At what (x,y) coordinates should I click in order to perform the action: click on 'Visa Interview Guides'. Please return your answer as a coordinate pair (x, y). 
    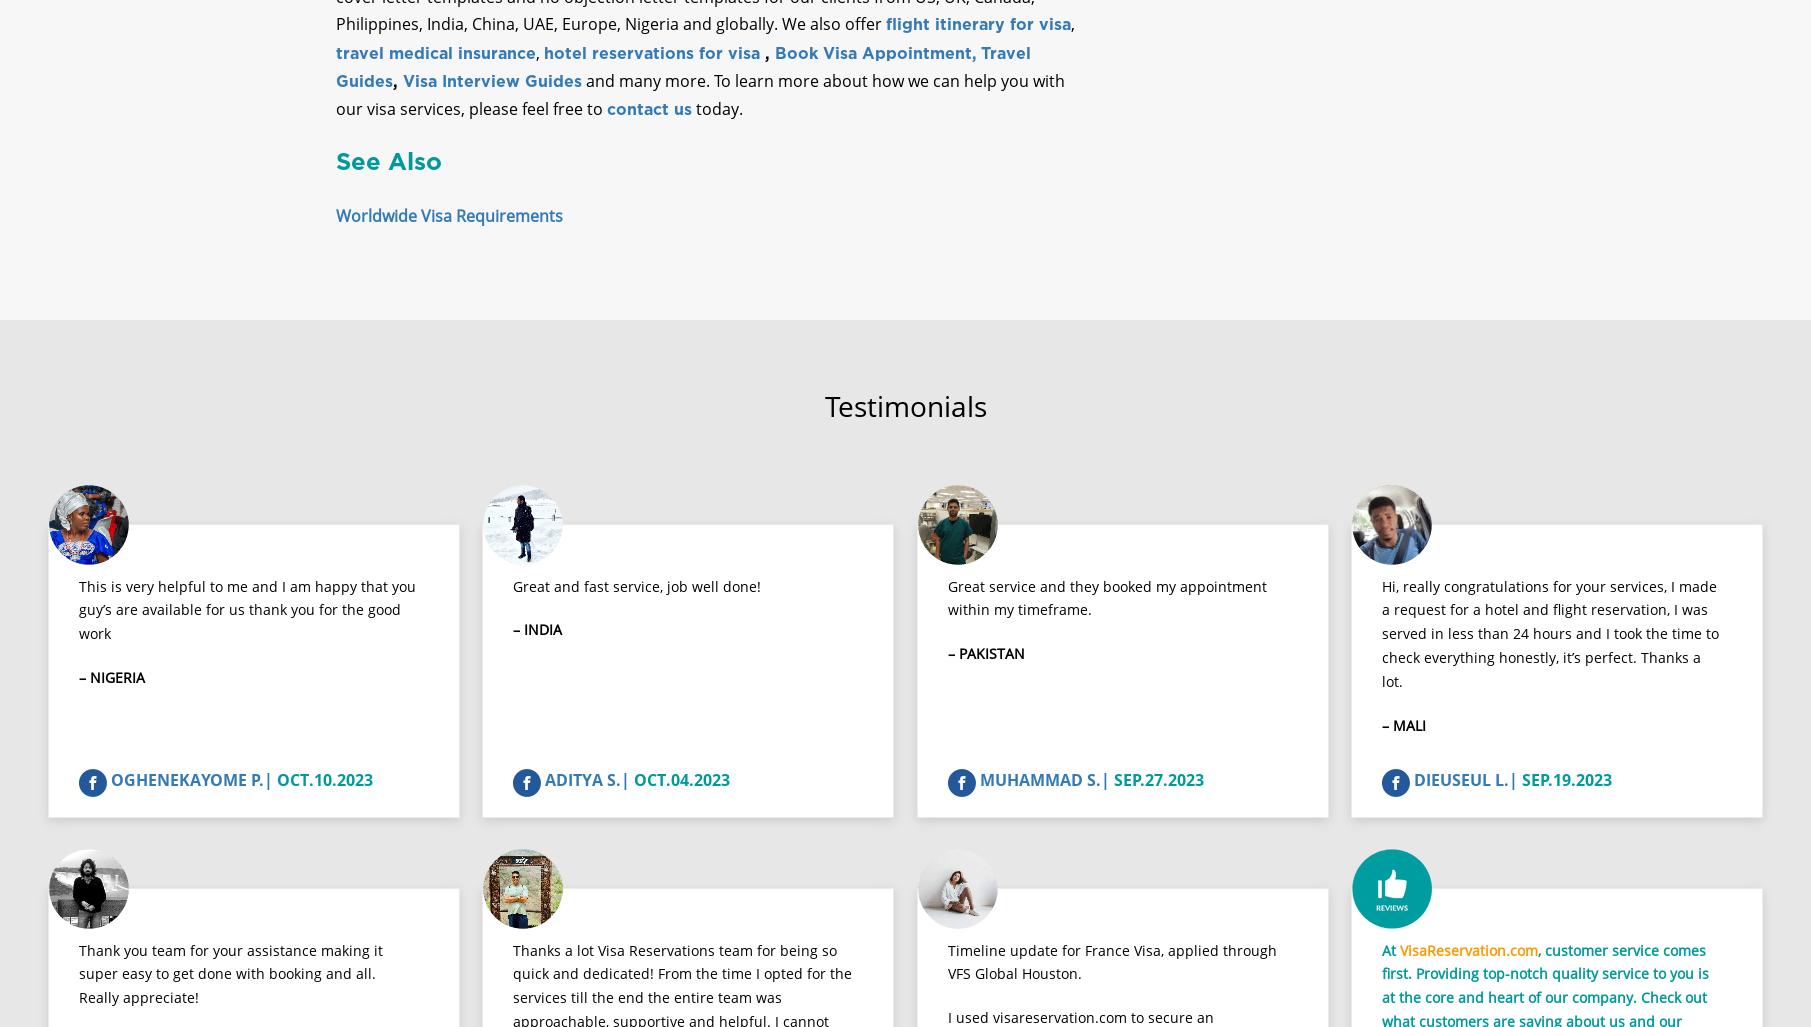
    Looking at the image, I should click on (401, 97).